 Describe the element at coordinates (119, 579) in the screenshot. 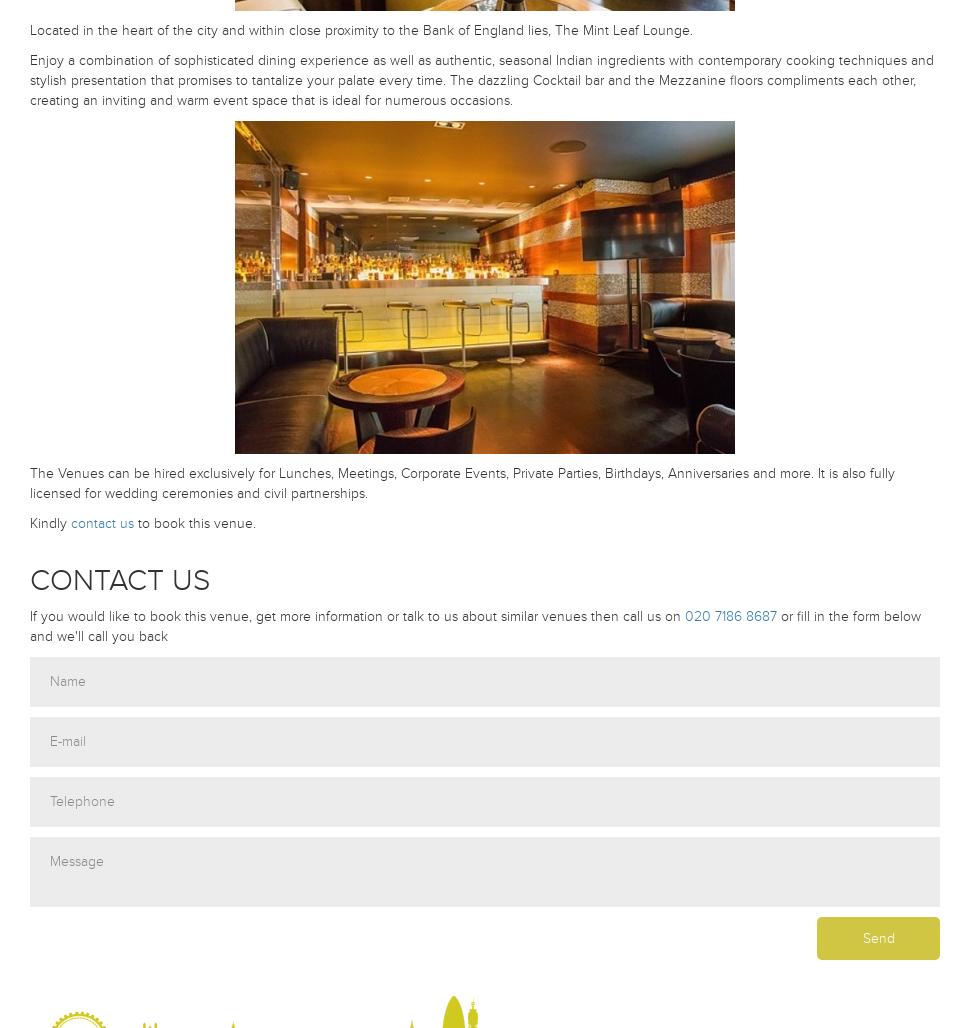

I see `'Contact Us'` at that location.